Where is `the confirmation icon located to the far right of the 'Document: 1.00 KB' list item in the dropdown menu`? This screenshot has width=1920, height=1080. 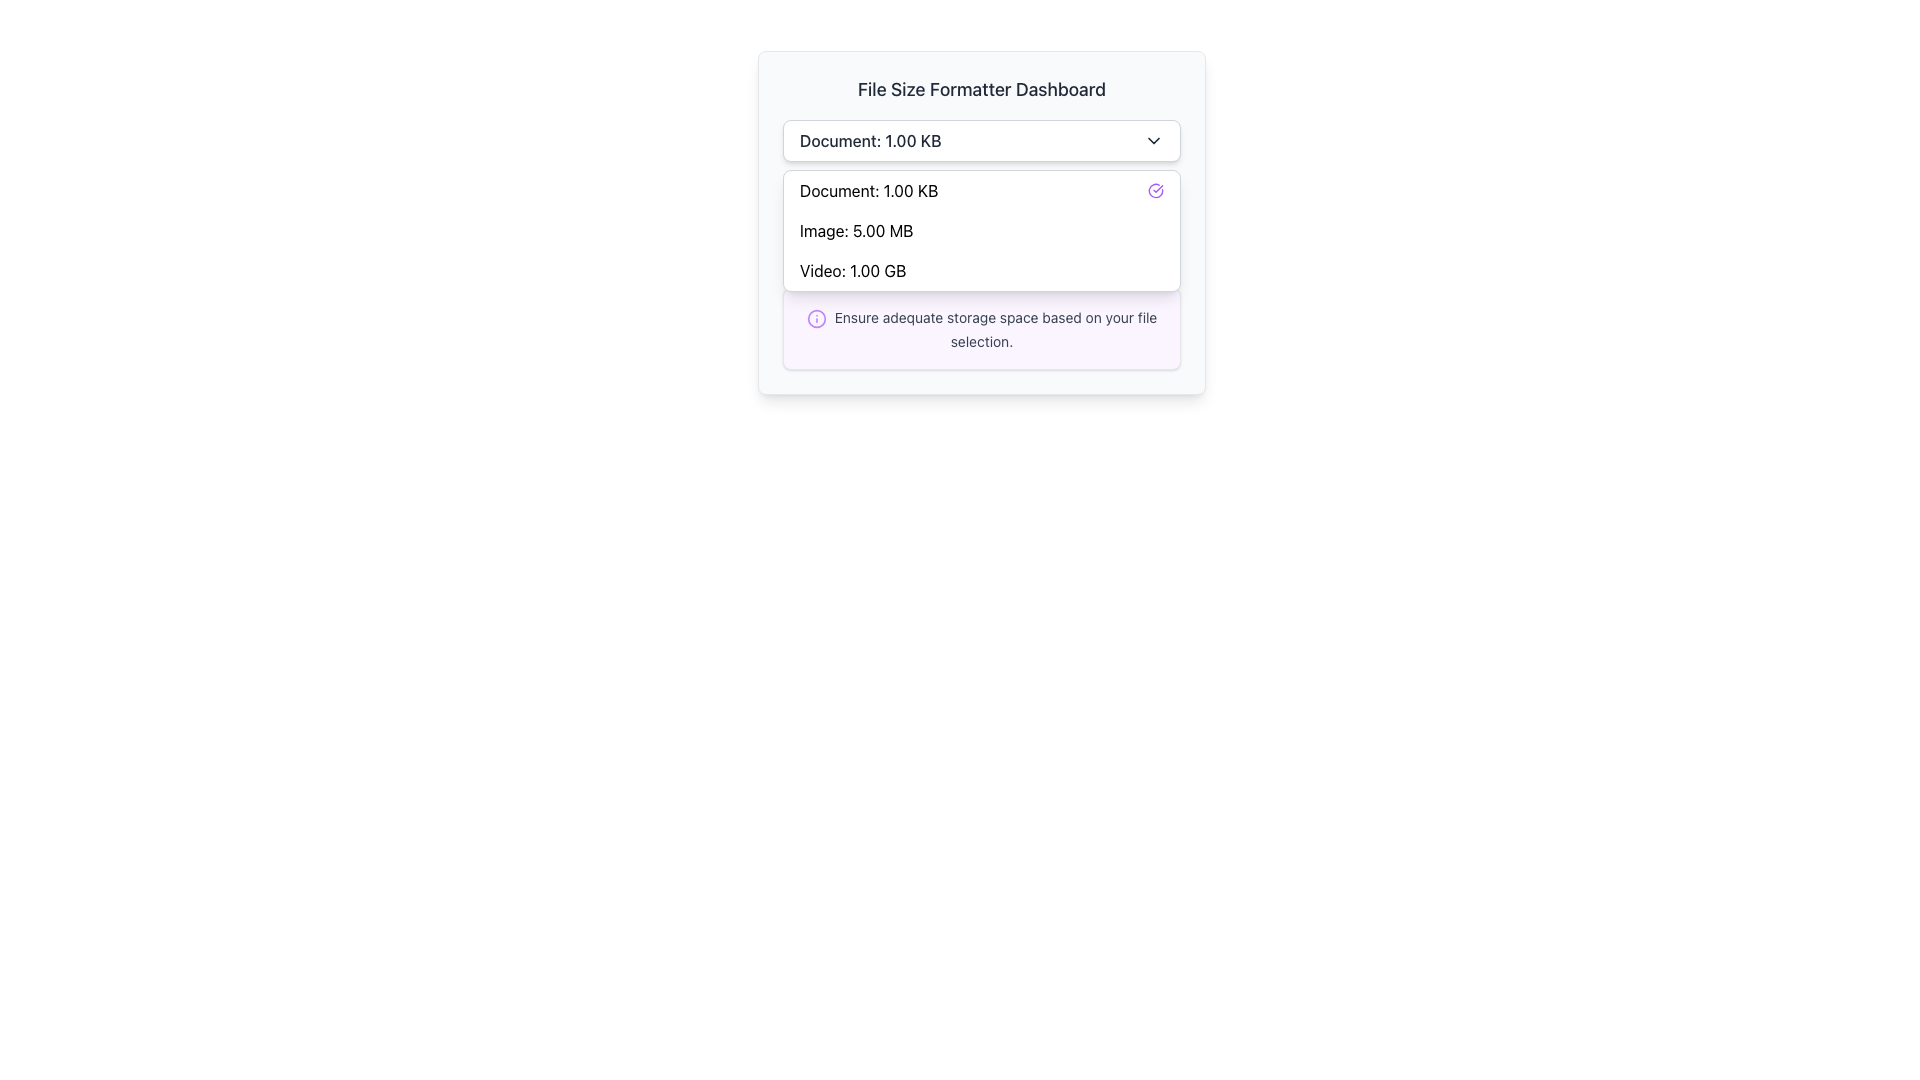 the confirmation icon located to the far right of the 'Document: 1.00 KB' list item in the dropdown menu is located at coordinates (1156, 191).